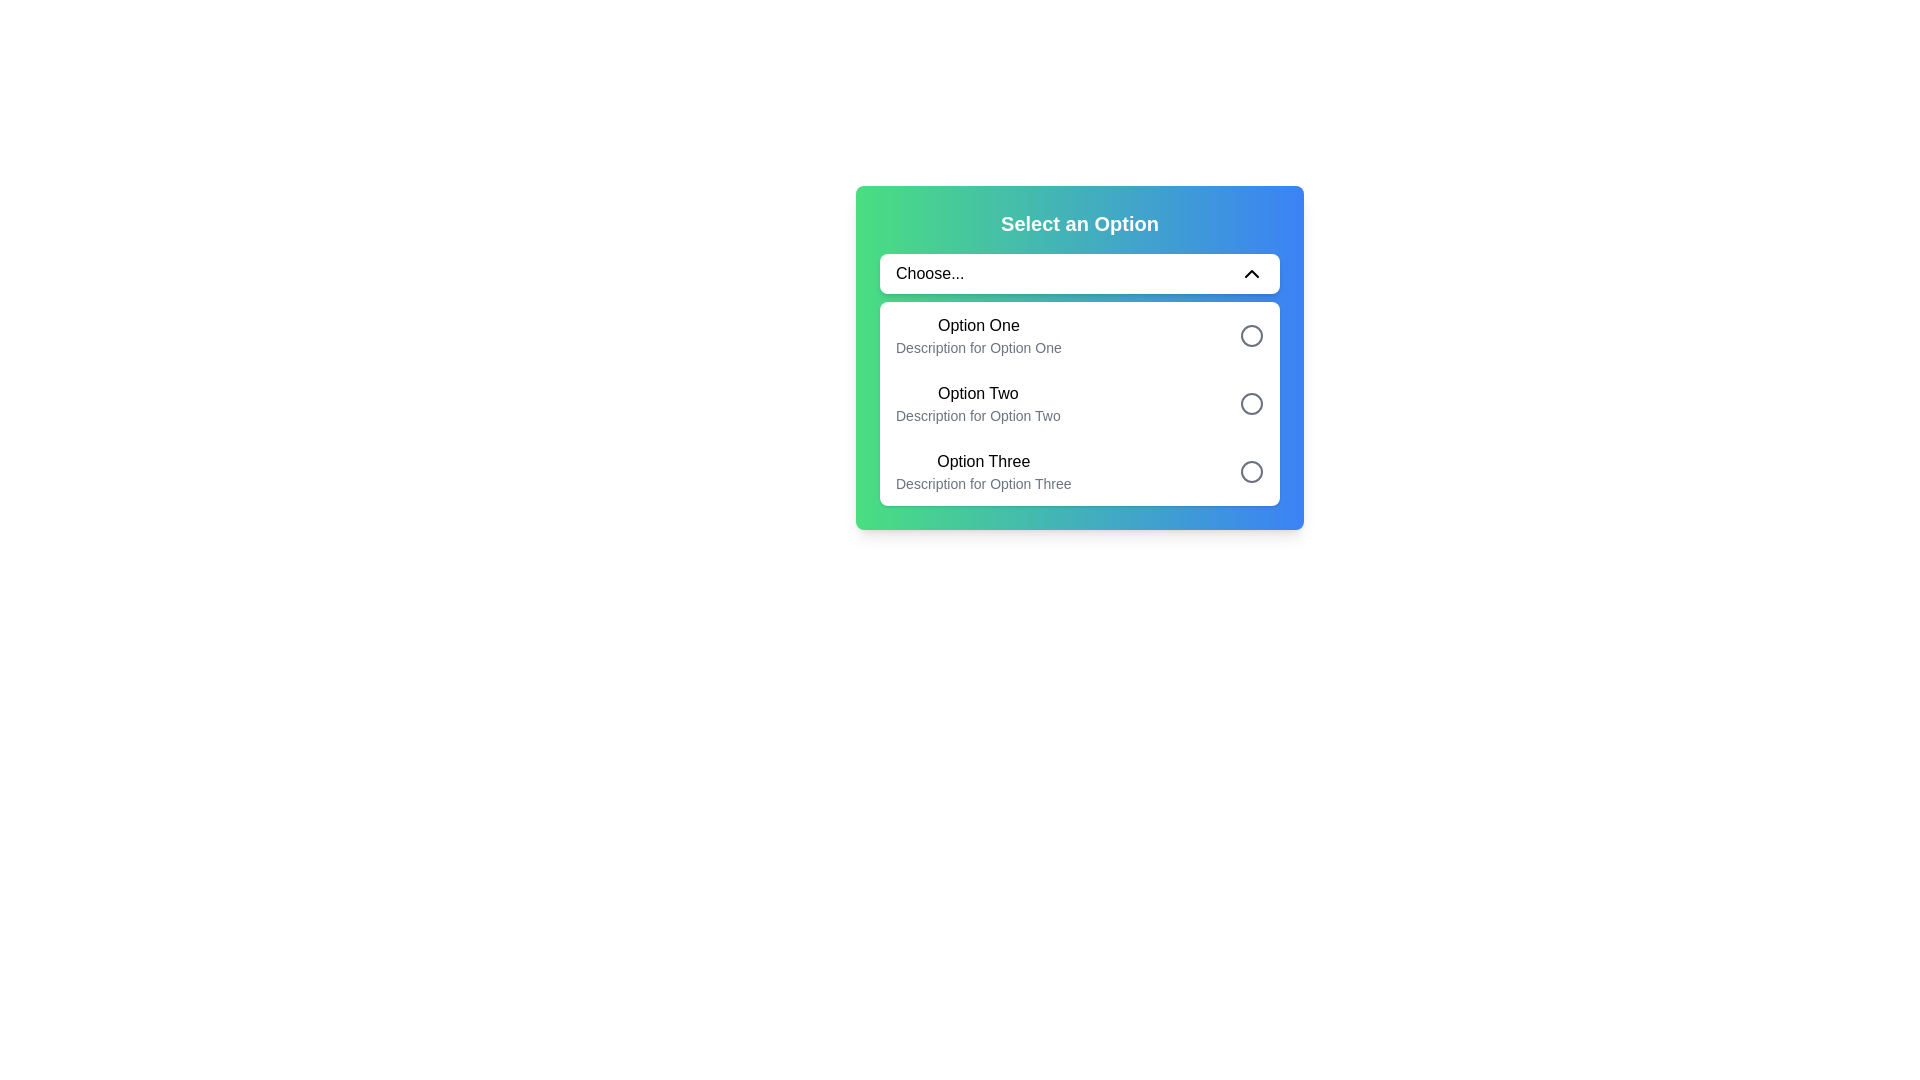  What do you see at coordinates (929, 273) in the screenshot?
I see `the text node displaying 'Choose...' located within the dropdown interface, which is styled with standard black text on a white background` at bounding box center [929, 273].